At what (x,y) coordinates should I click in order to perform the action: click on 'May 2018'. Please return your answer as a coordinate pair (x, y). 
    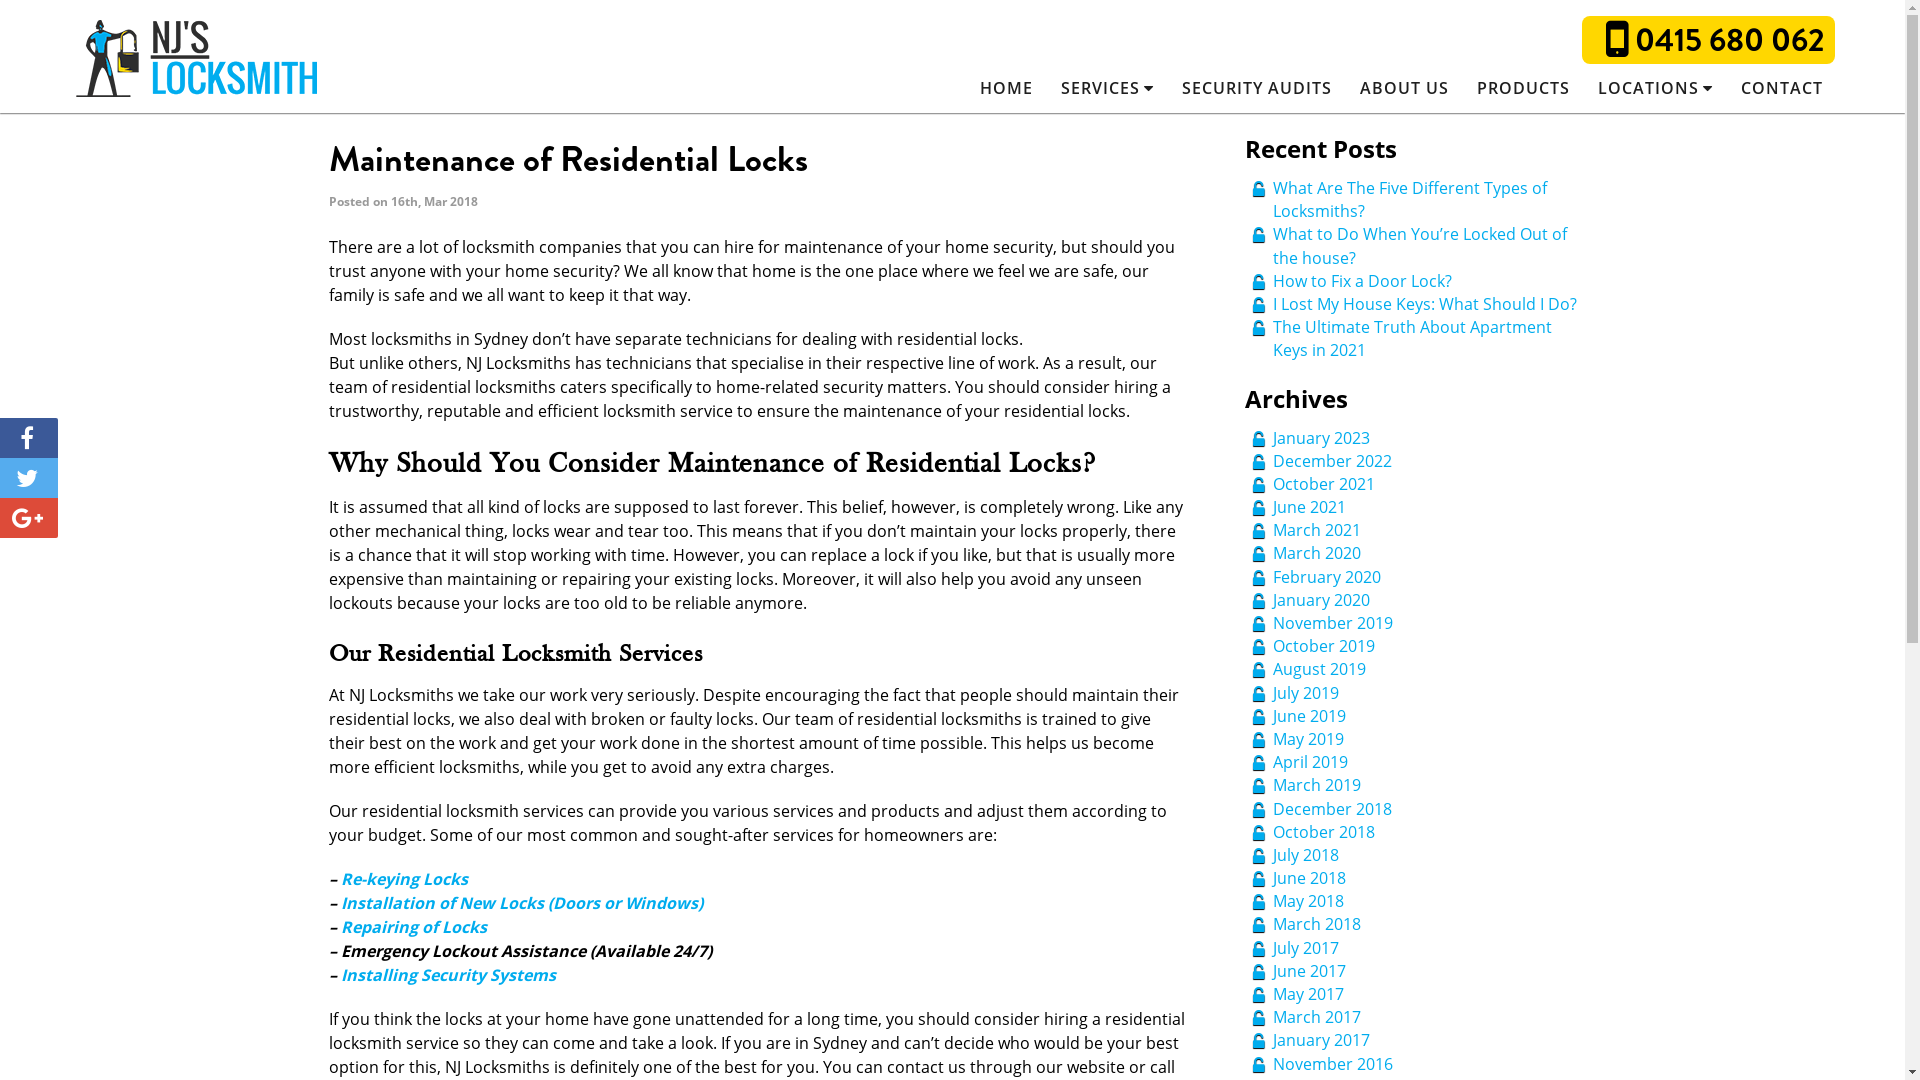
    Looking at the image, I should click on (1307, 901).